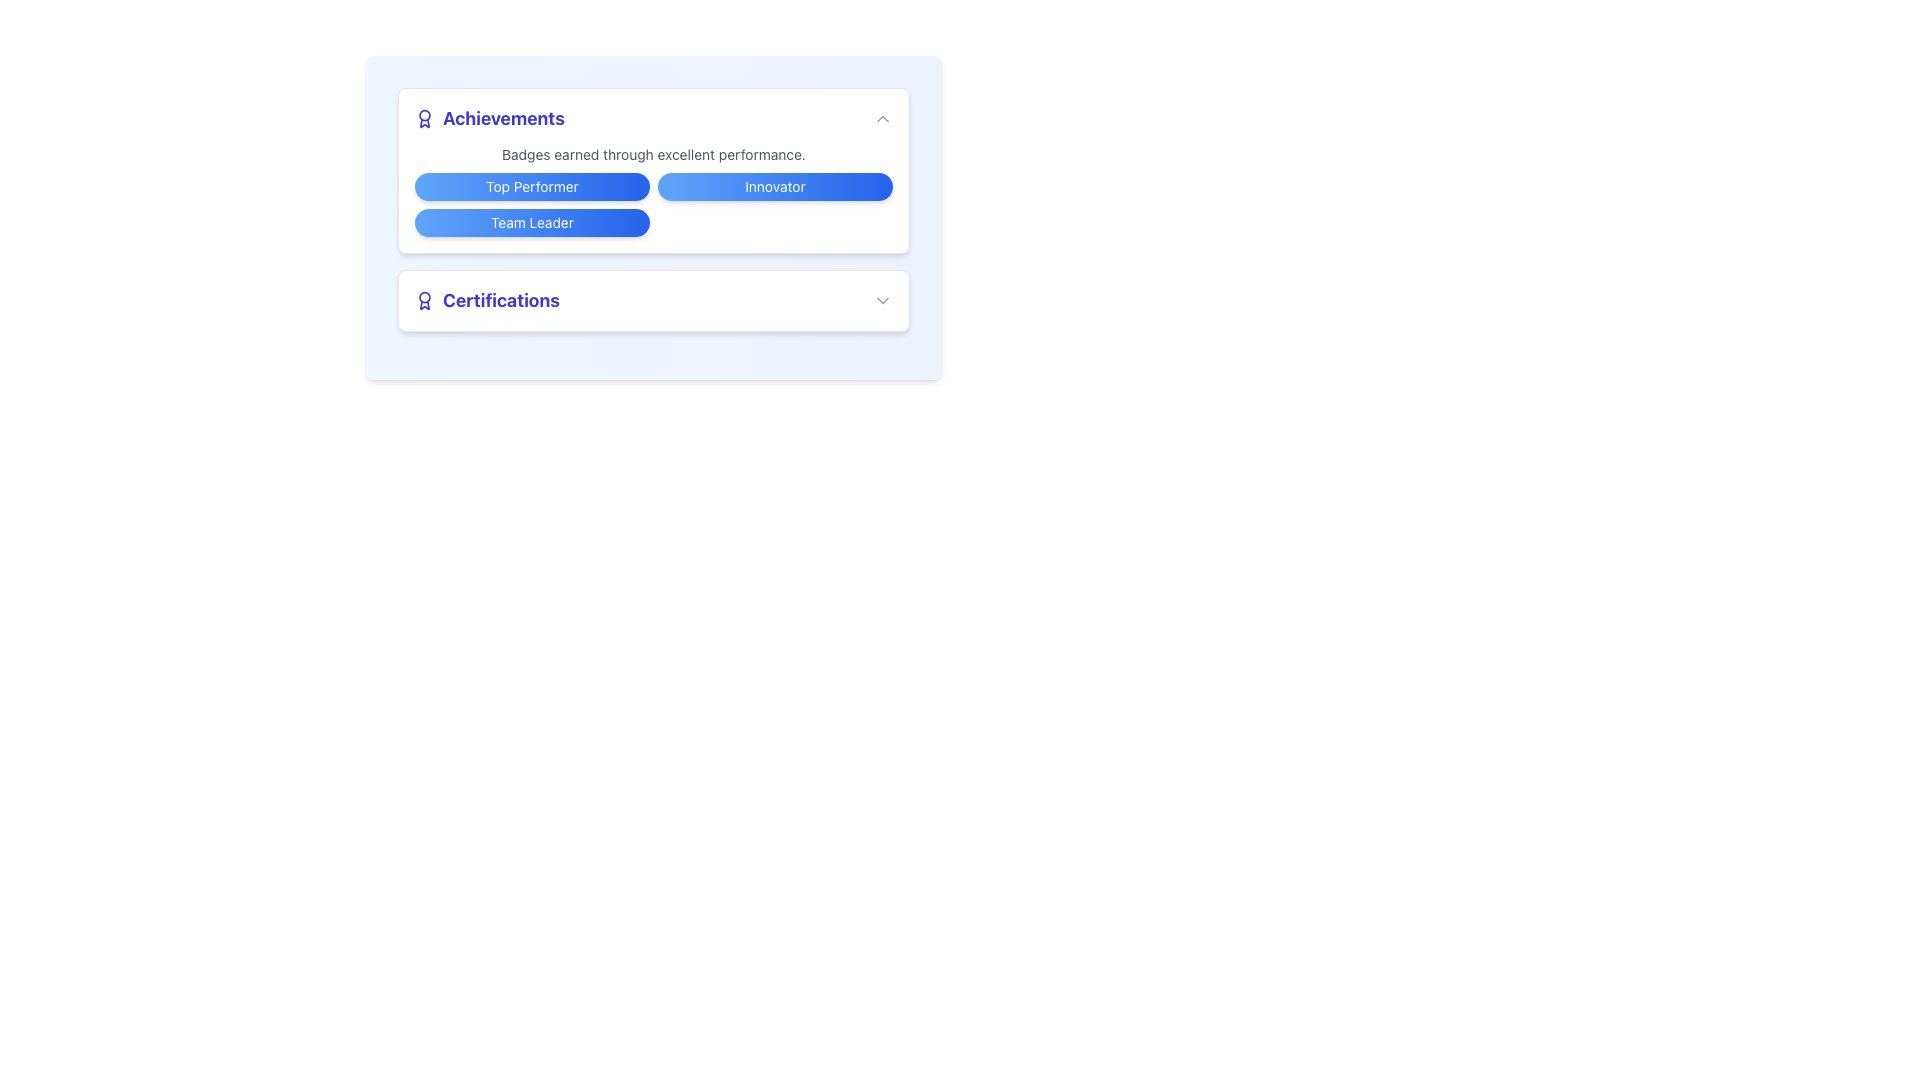  I want to click on the central SVG Circle element within the award badge icon located to the left of the 'Achievements' header text, so click(424, 115).